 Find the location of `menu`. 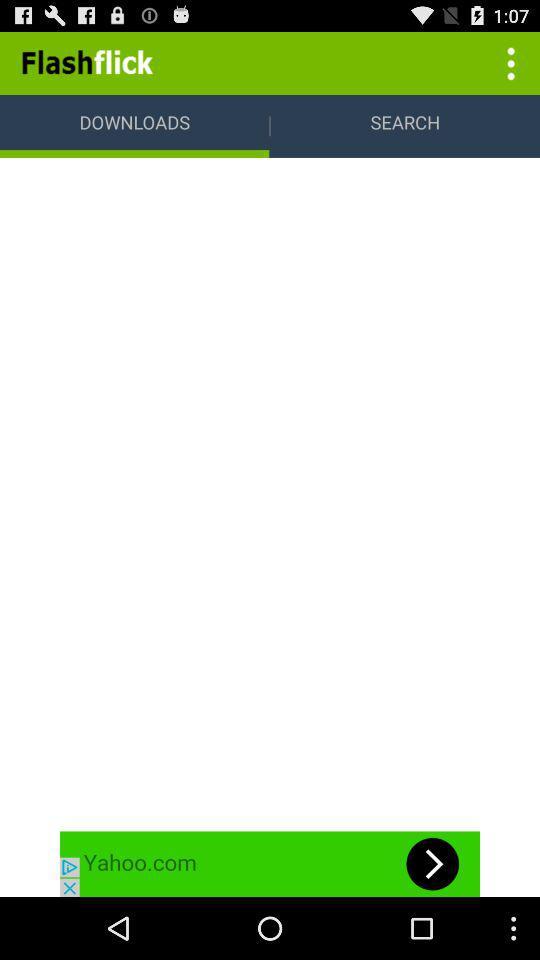

menu is located at coordinates (508, 62).